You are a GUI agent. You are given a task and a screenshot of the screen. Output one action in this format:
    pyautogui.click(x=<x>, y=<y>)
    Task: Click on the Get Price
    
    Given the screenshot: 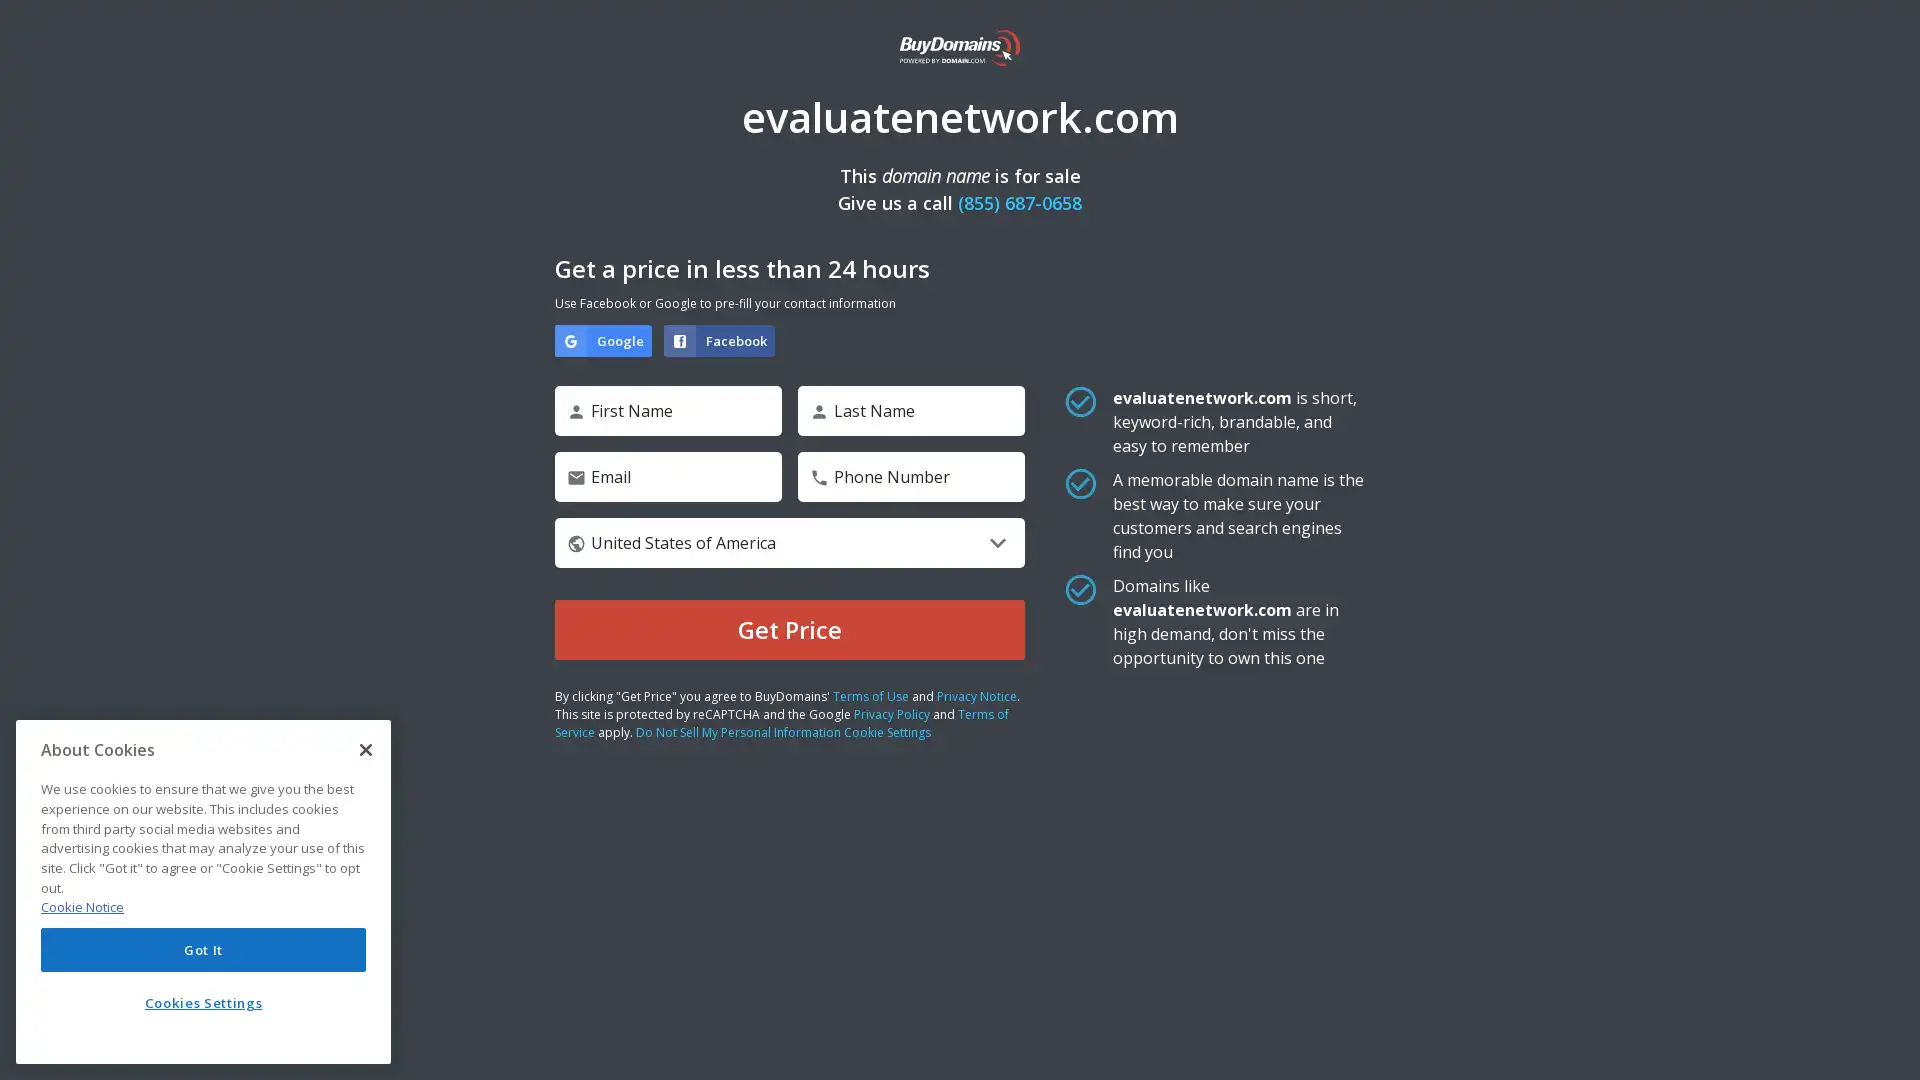 What is the action you would take?
    pyautogui.click(x=789, y=628)
    